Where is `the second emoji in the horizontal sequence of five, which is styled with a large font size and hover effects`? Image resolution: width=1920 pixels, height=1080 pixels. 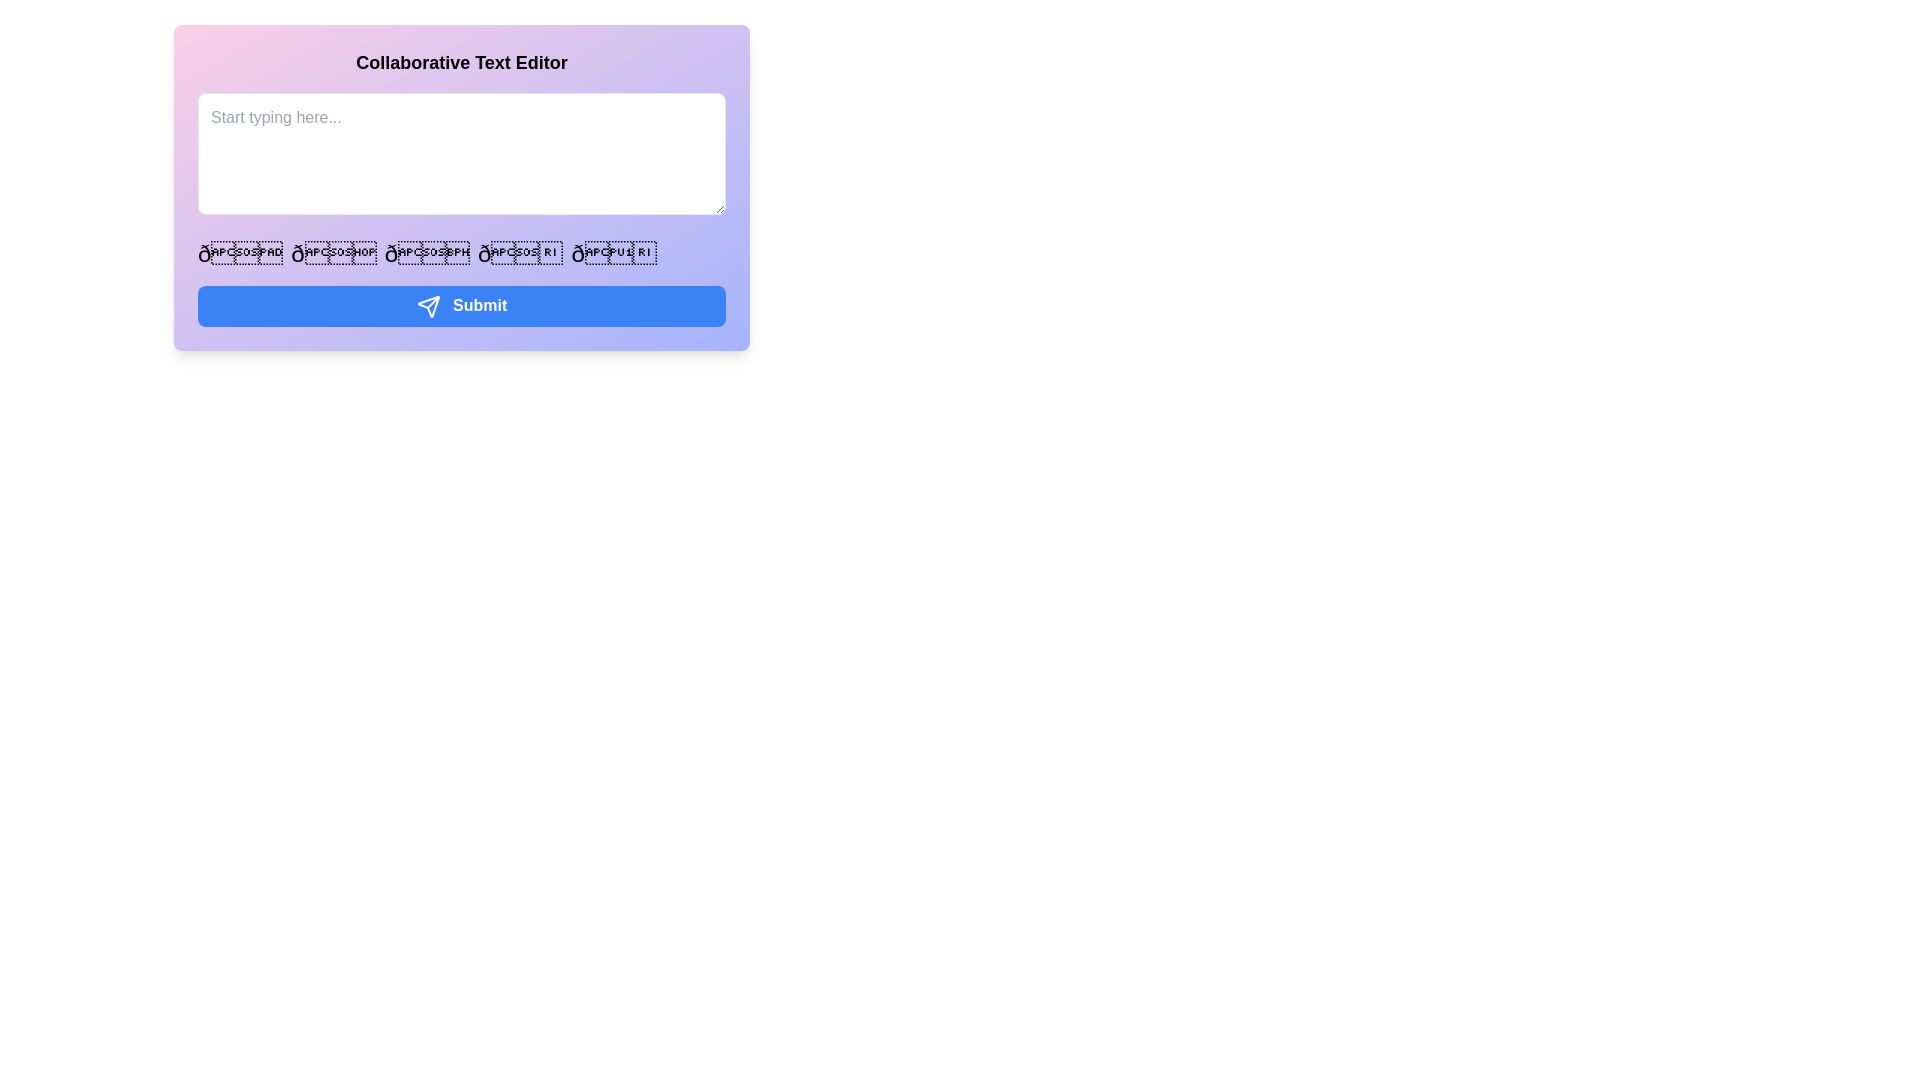 the second emoji in the horizontal sequence of five, which is styled with a large font size and hover effects is located at coordinates (334, 253).